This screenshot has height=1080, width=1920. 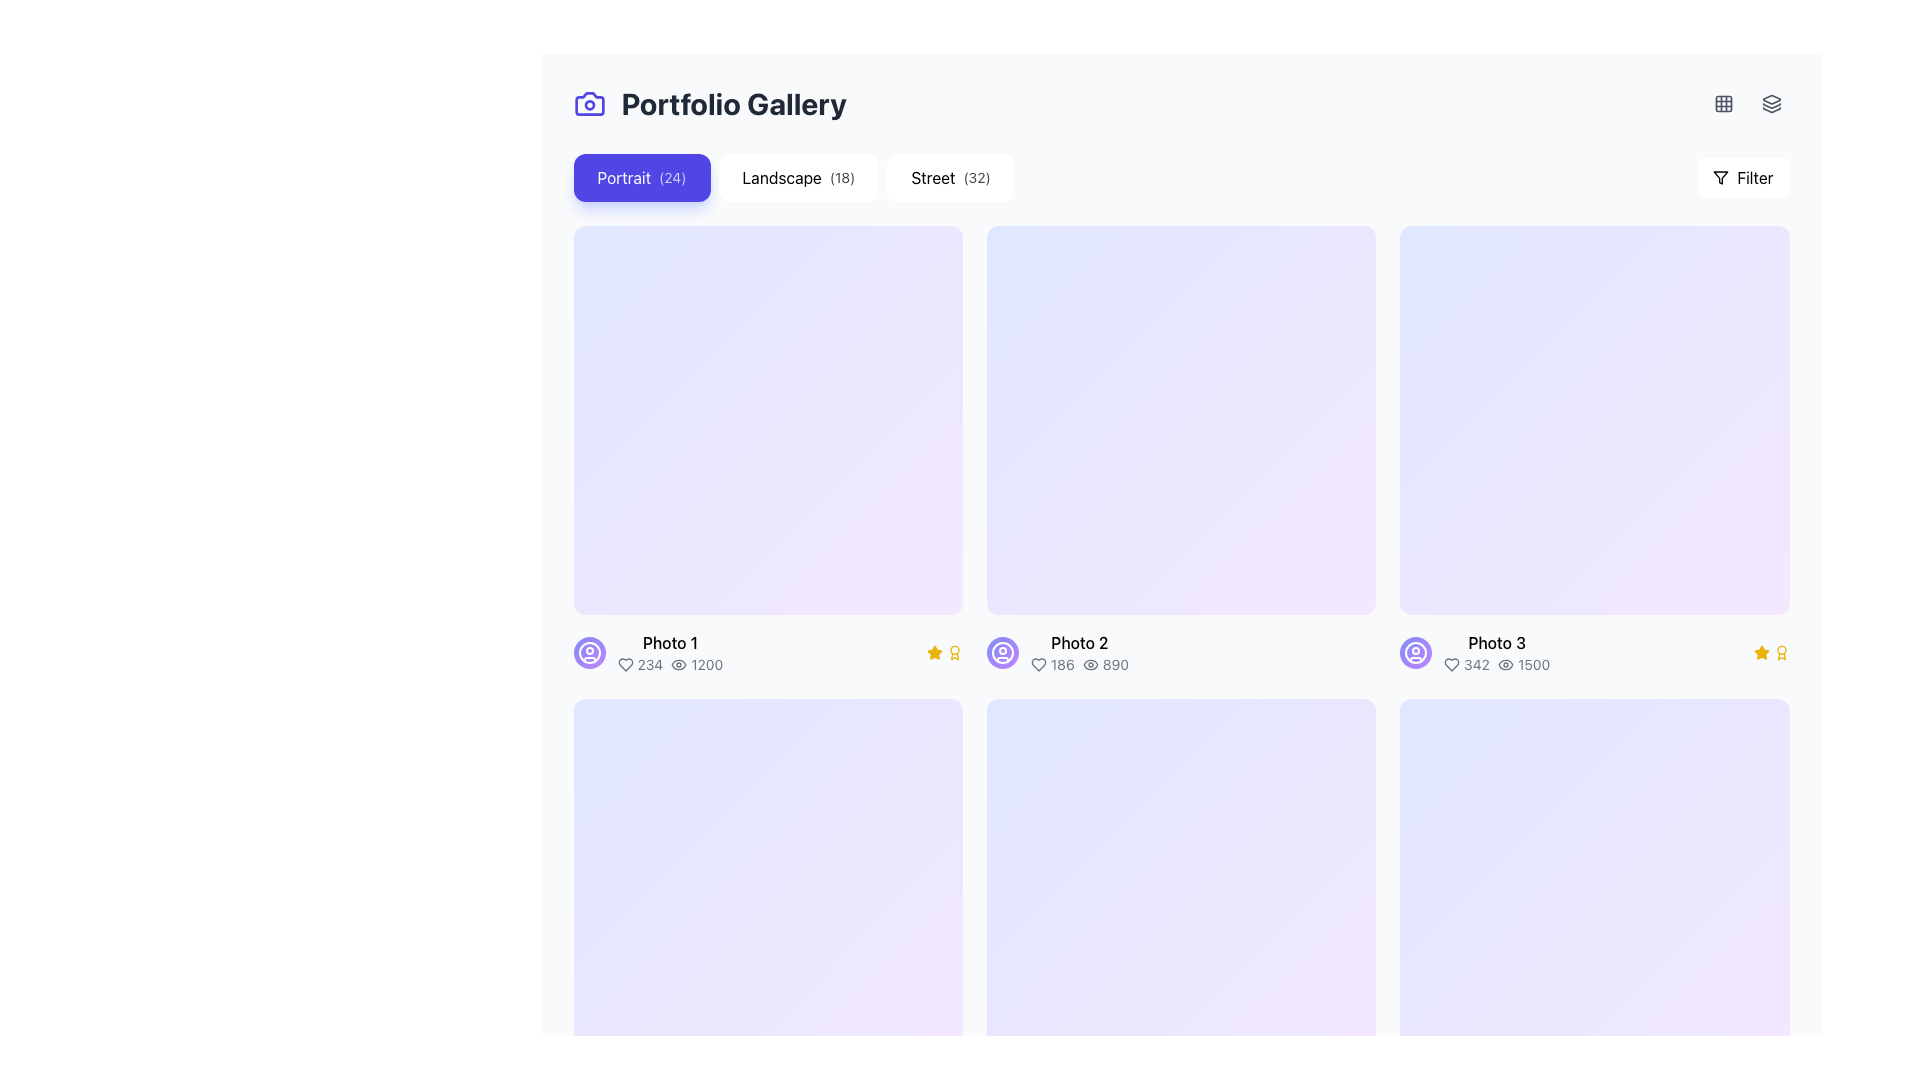 What do you see at coordinates (697, 665) in the screenshot?
I see `numerical value '1200' displayed next to the eye-shaped icon in the information bar under the thumbnail labeled 'Photo 1'` at bounding box center [697, 665].